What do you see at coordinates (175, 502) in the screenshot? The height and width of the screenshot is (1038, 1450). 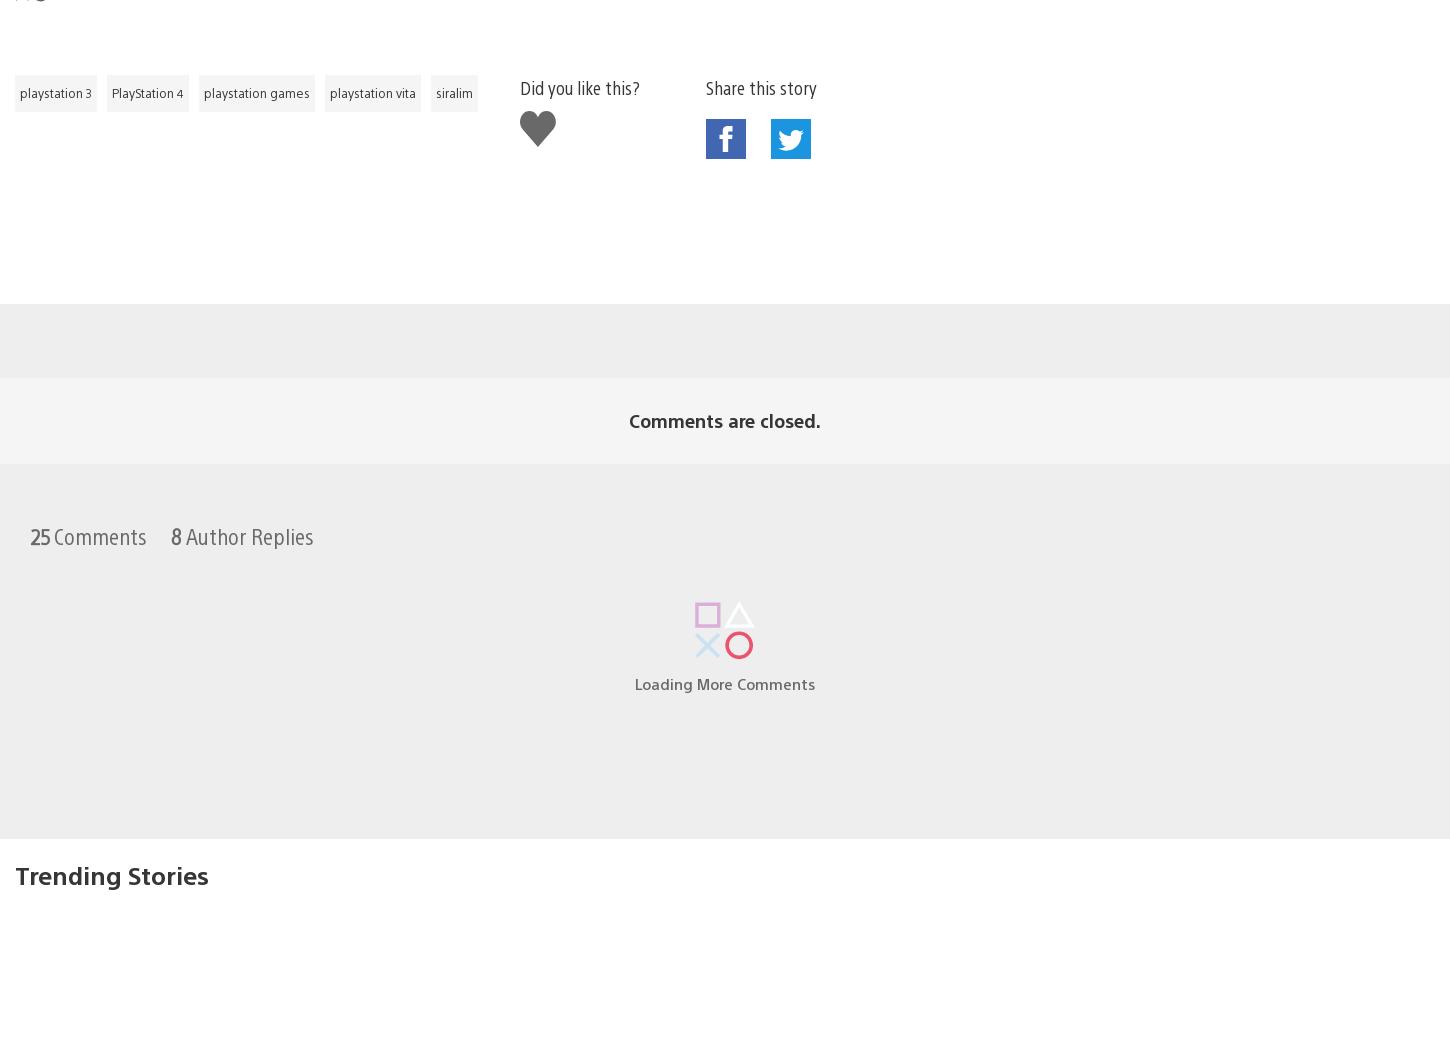 I see `'8'` at bounding box center [175, 502].